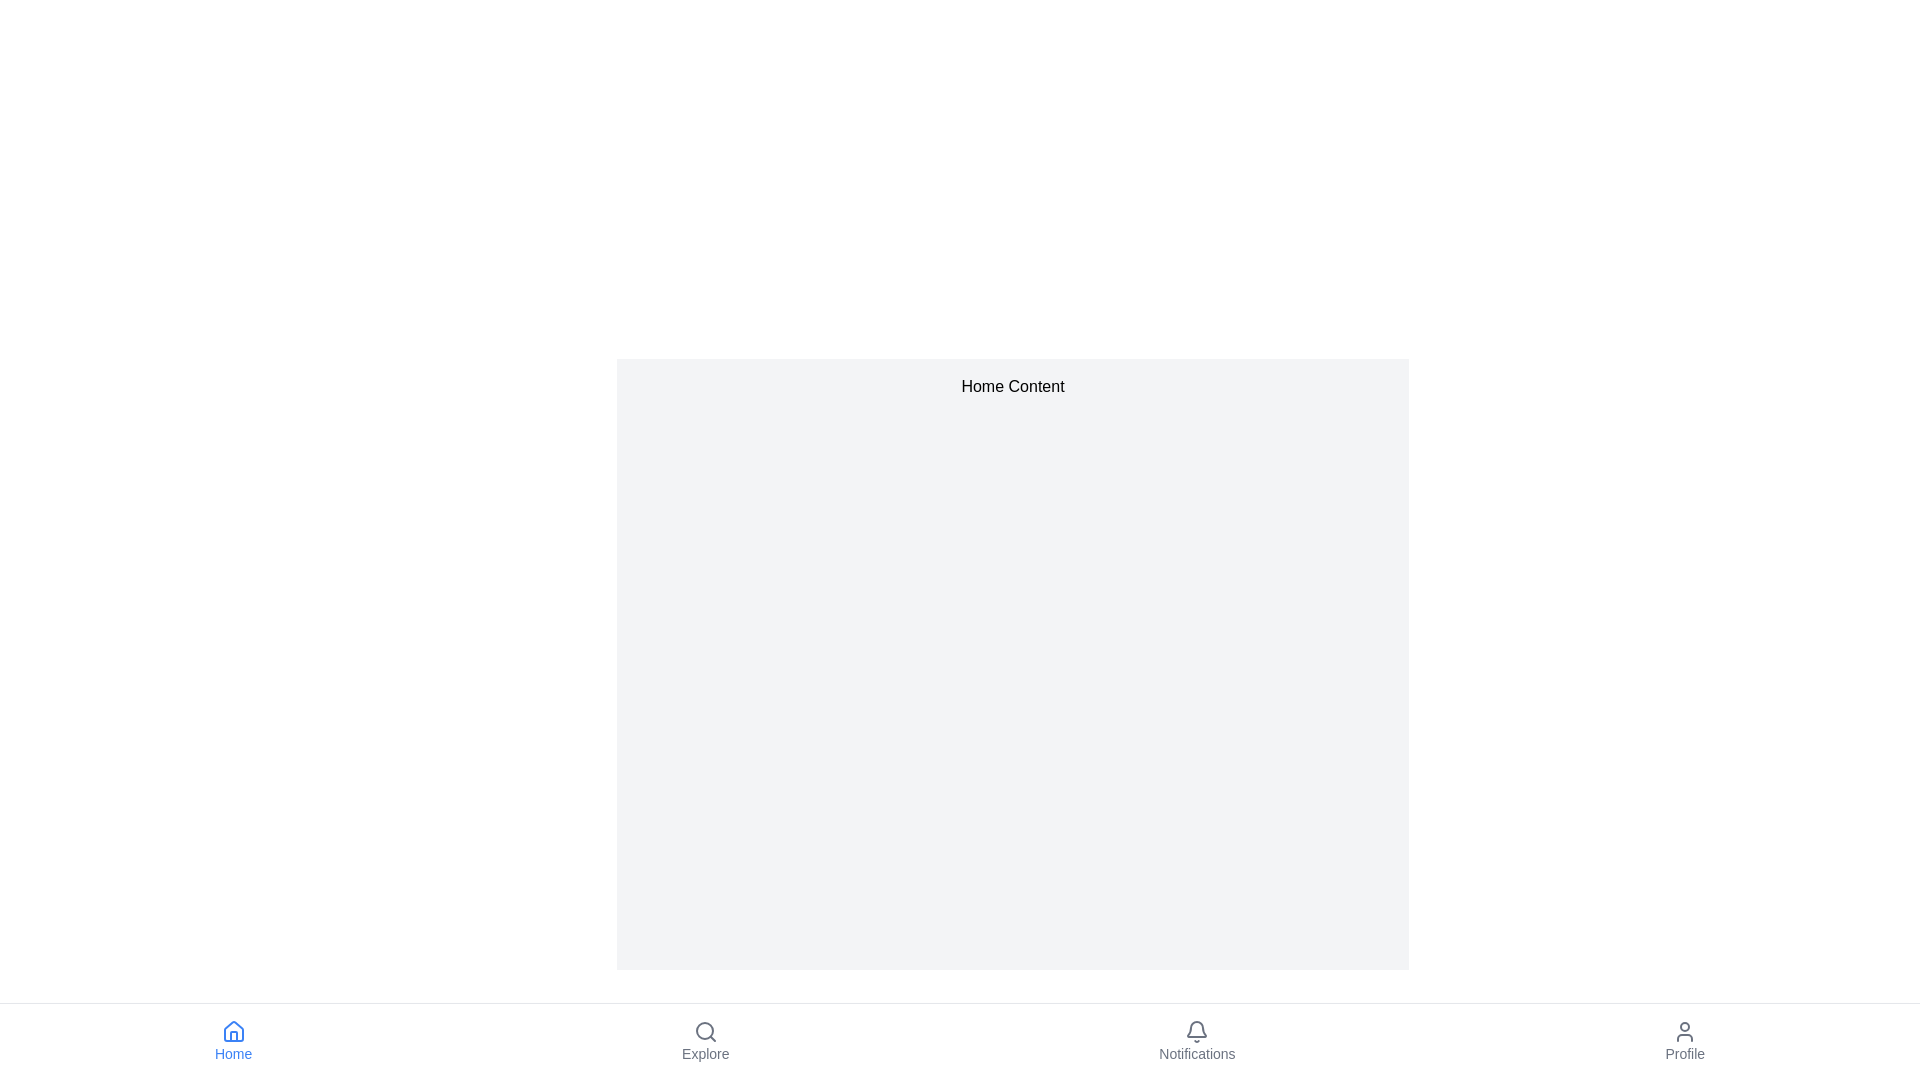 This screenshot has width=1920, height=1080. Describe the element at coordinates (233, 1035) in the screenshot. I see `the central vertical part of the home icon located in the bottom navigation bar, above the word 'Home'` at that location.